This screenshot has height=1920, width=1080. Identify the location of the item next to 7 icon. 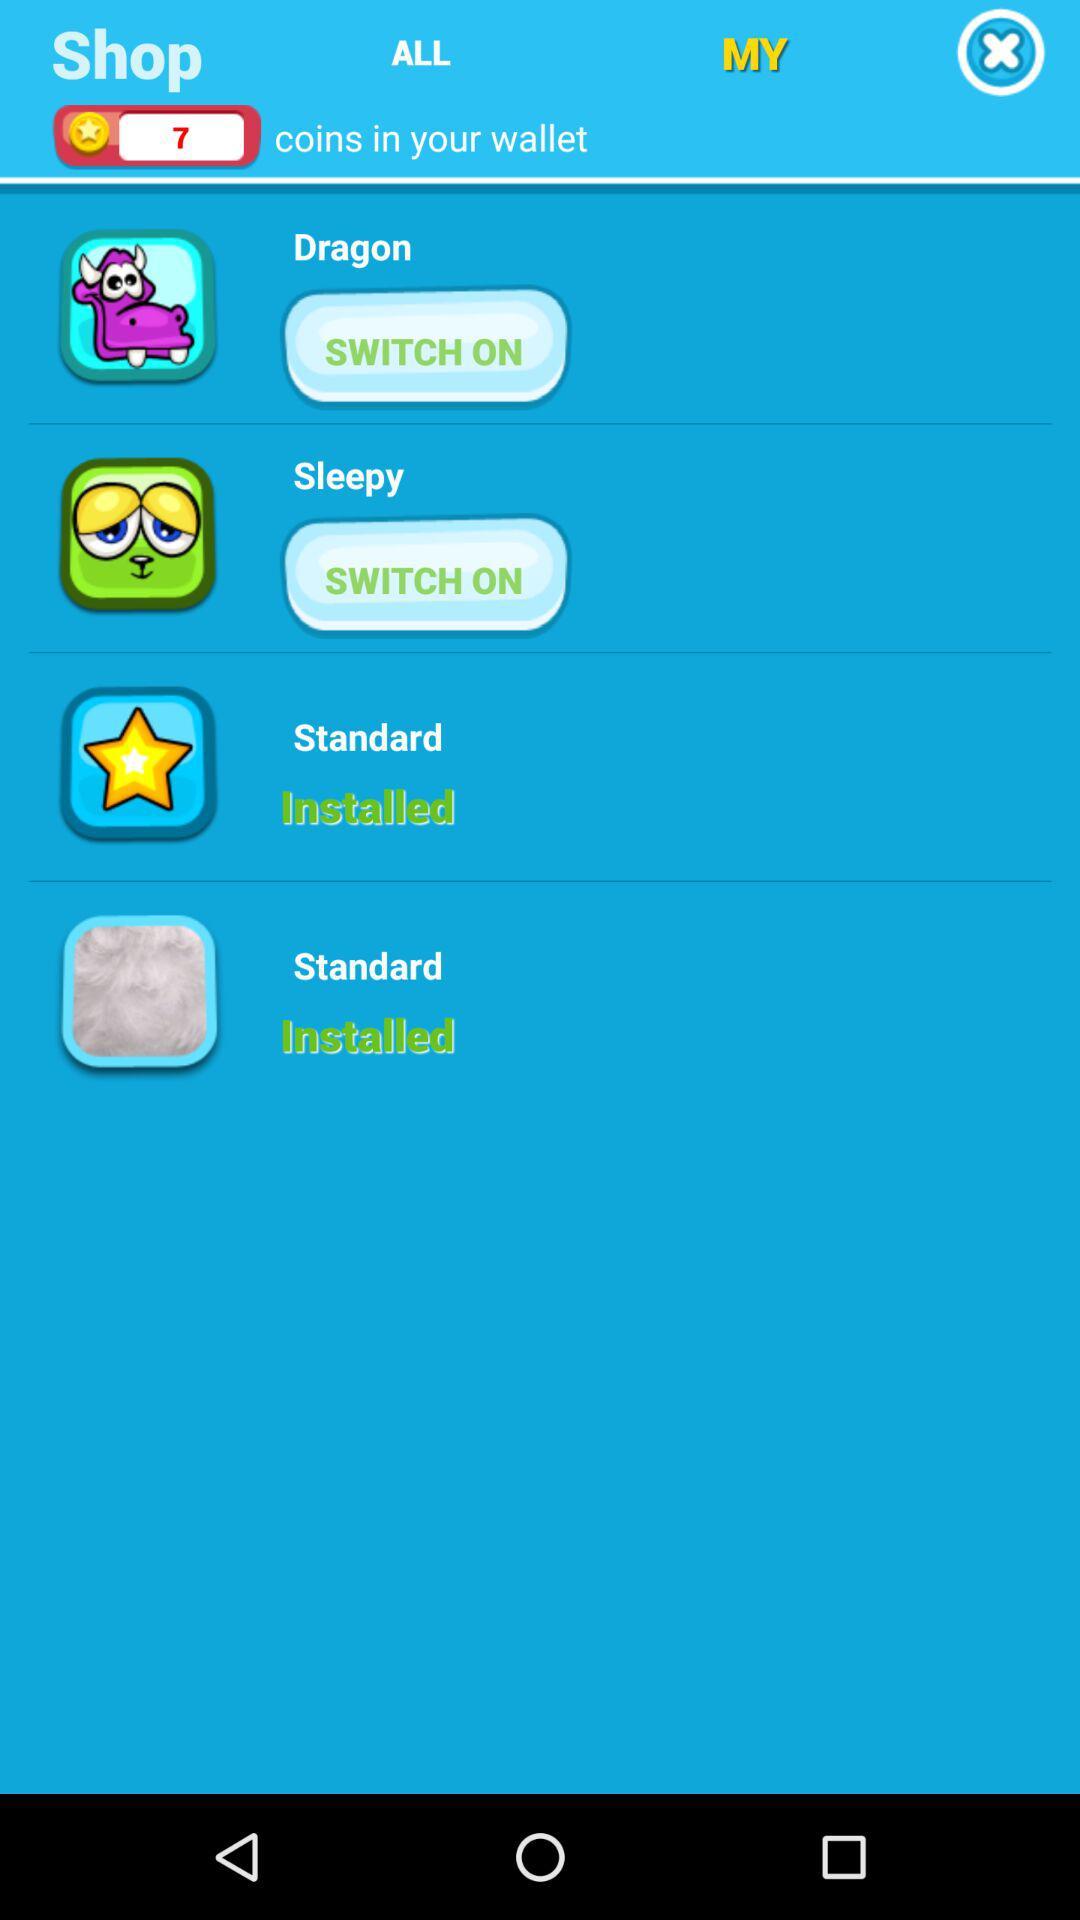
(420, 52).